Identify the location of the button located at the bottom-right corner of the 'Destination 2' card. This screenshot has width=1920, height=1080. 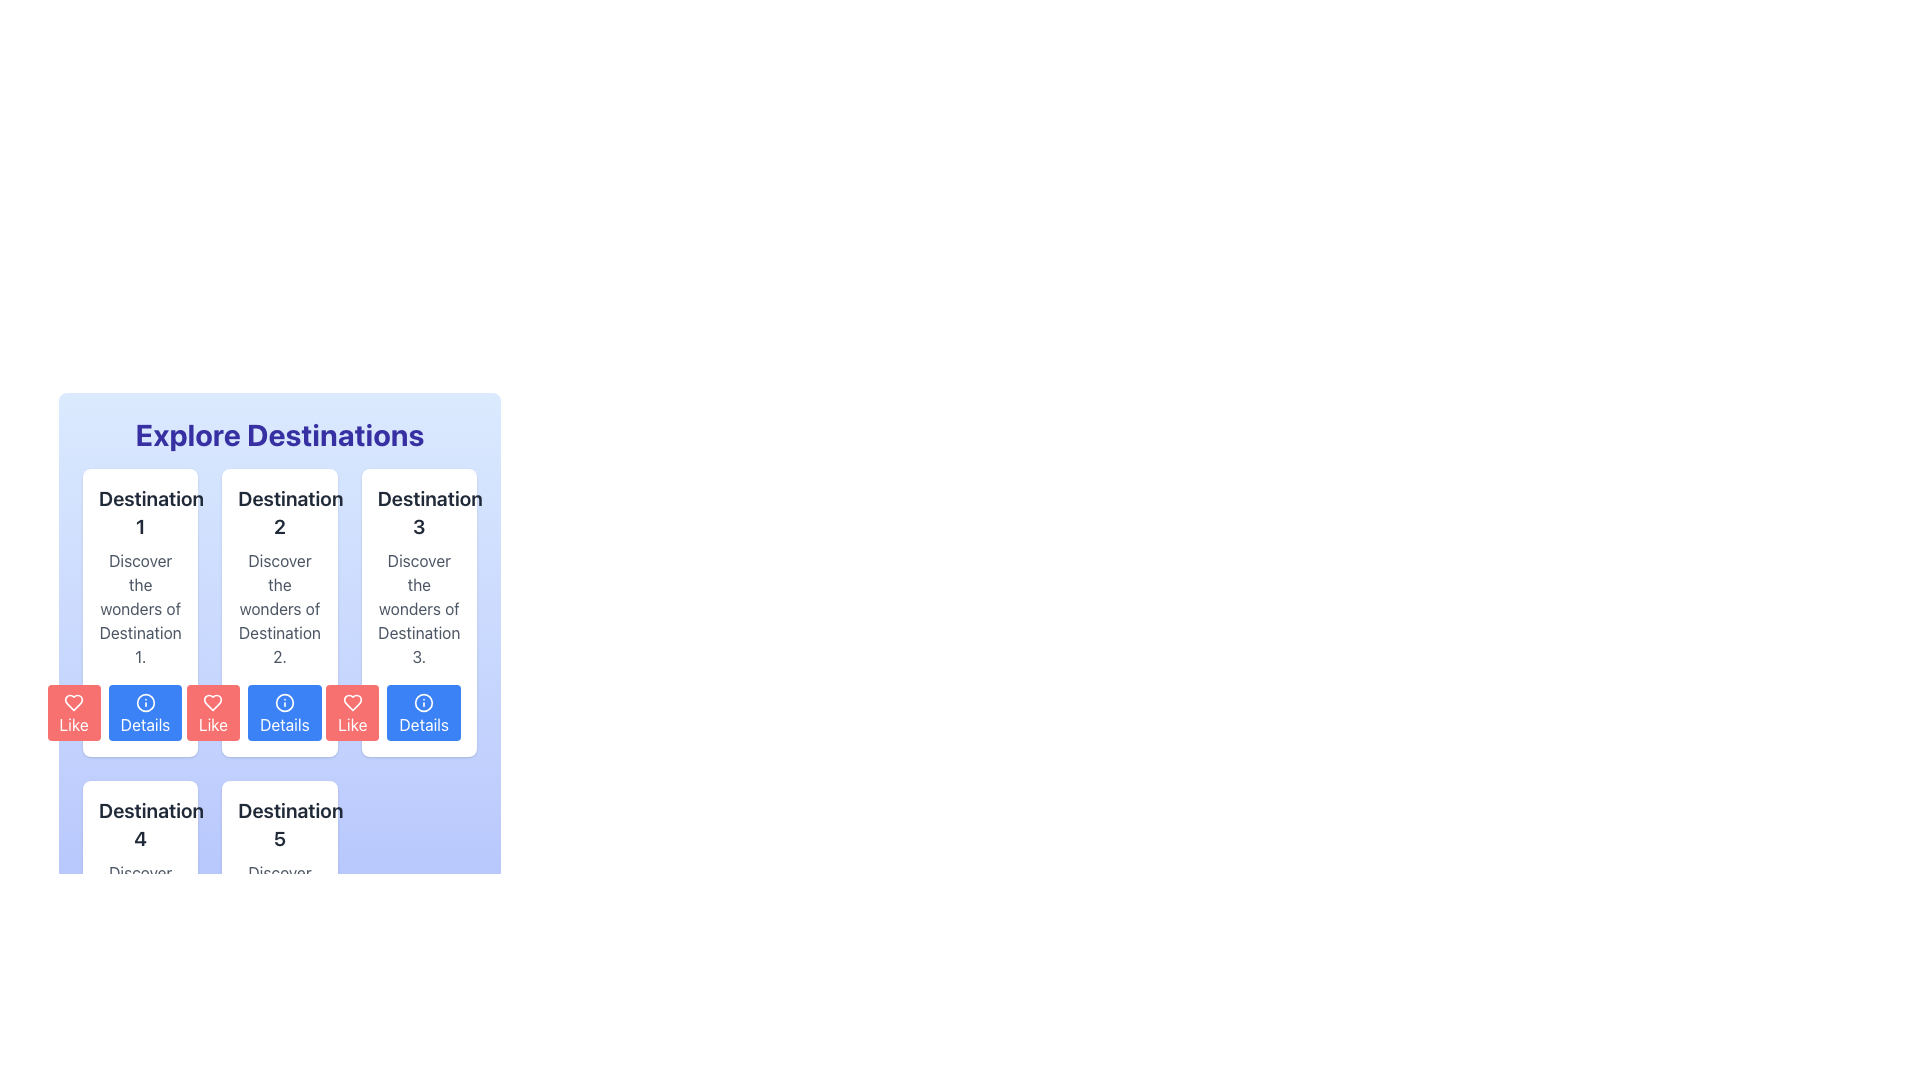
(278, 712).